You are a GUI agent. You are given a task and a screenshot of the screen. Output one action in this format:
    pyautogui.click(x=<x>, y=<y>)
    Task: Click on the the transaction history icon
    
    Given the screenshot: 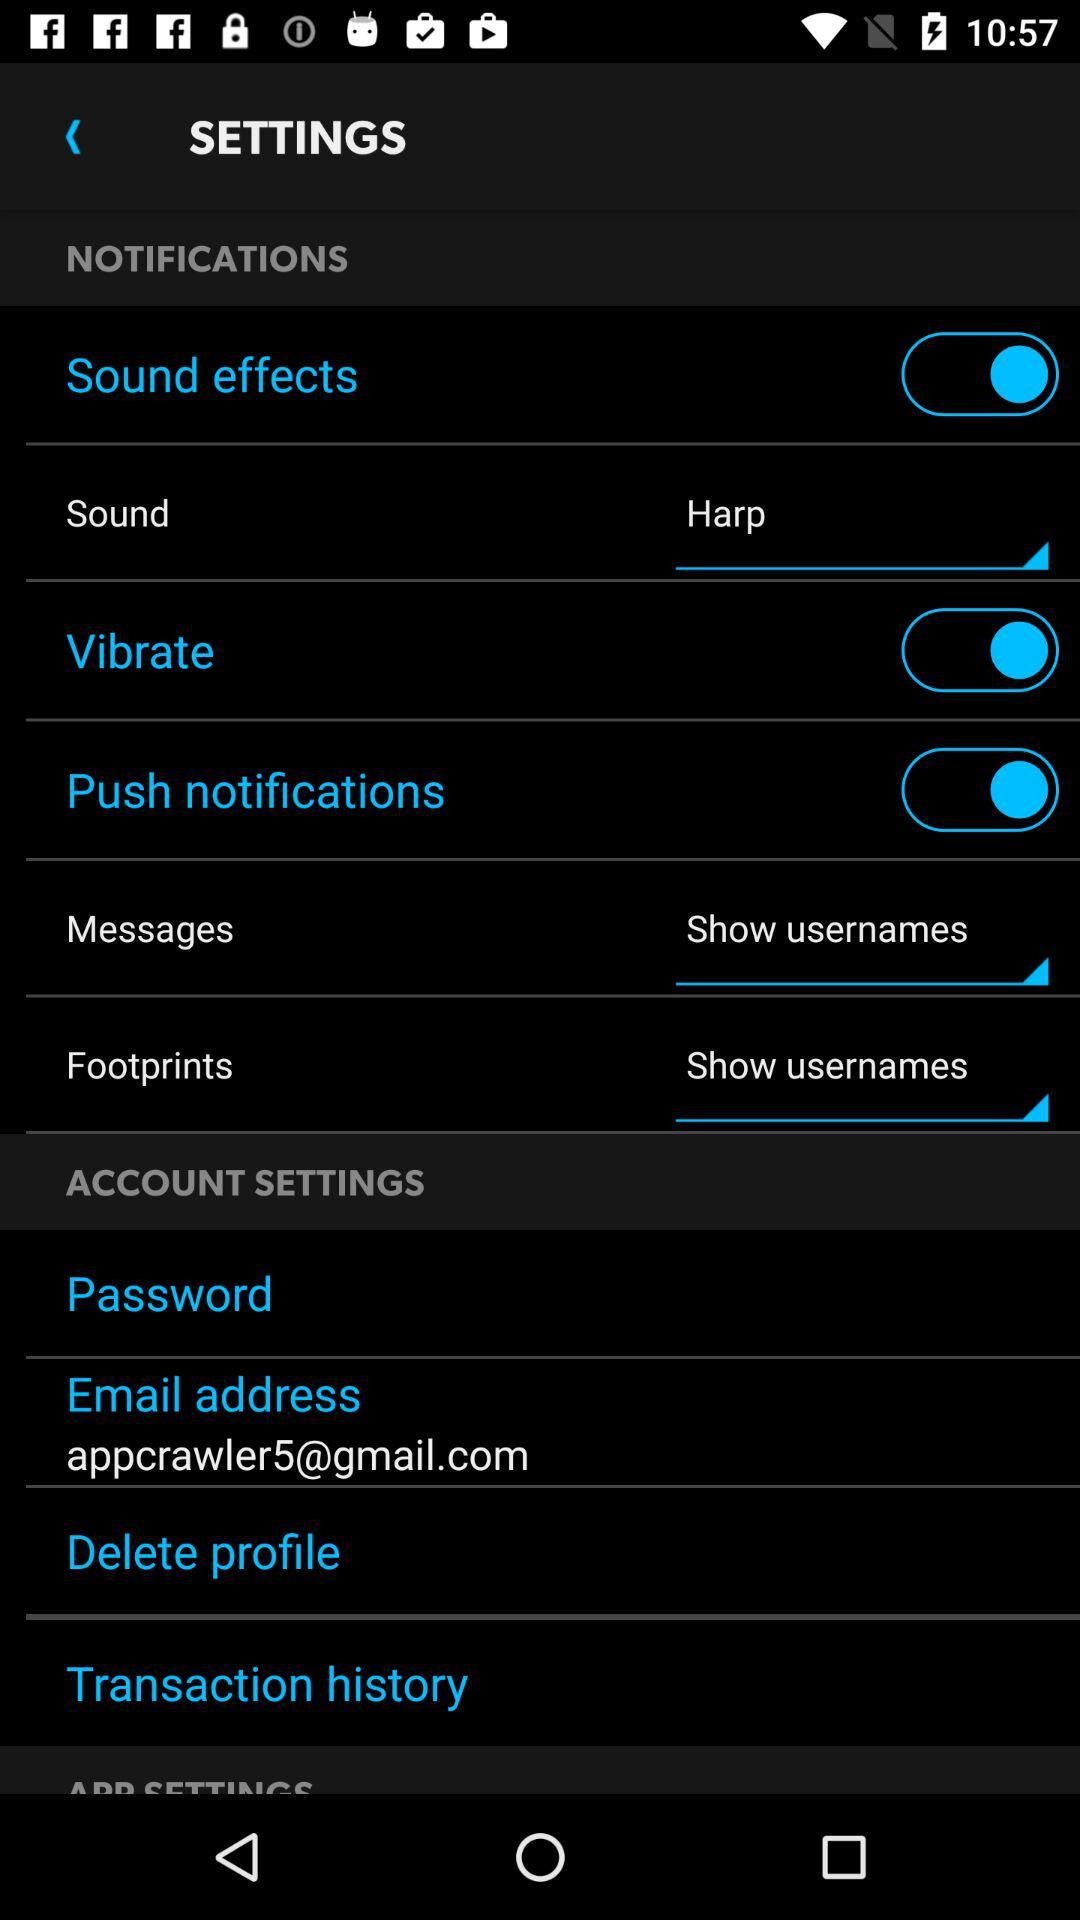 What is the action you would take?
    pyautogui.click(x=540, y=1682)
    